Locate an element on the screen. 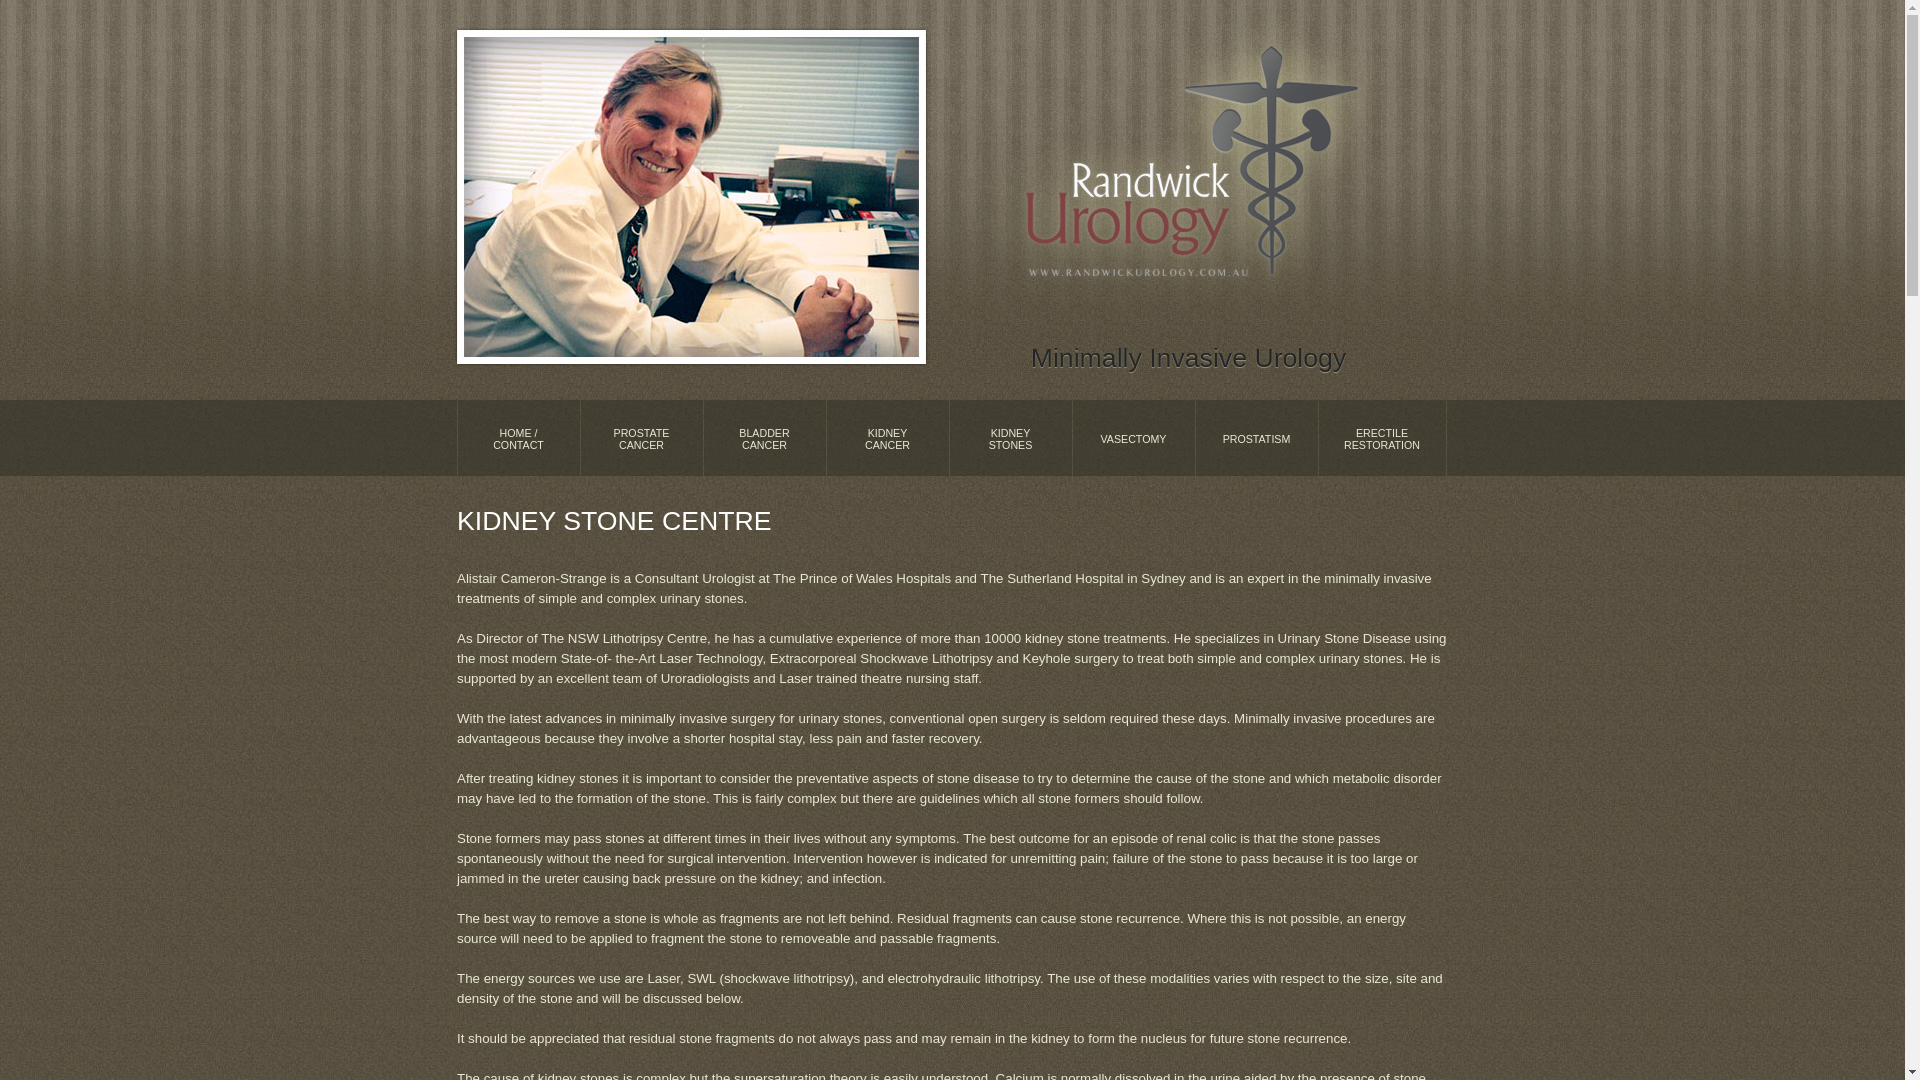 The height and width of the screenshot is (1080, 1920). 'HOME / is located at coordinates (518, 437).